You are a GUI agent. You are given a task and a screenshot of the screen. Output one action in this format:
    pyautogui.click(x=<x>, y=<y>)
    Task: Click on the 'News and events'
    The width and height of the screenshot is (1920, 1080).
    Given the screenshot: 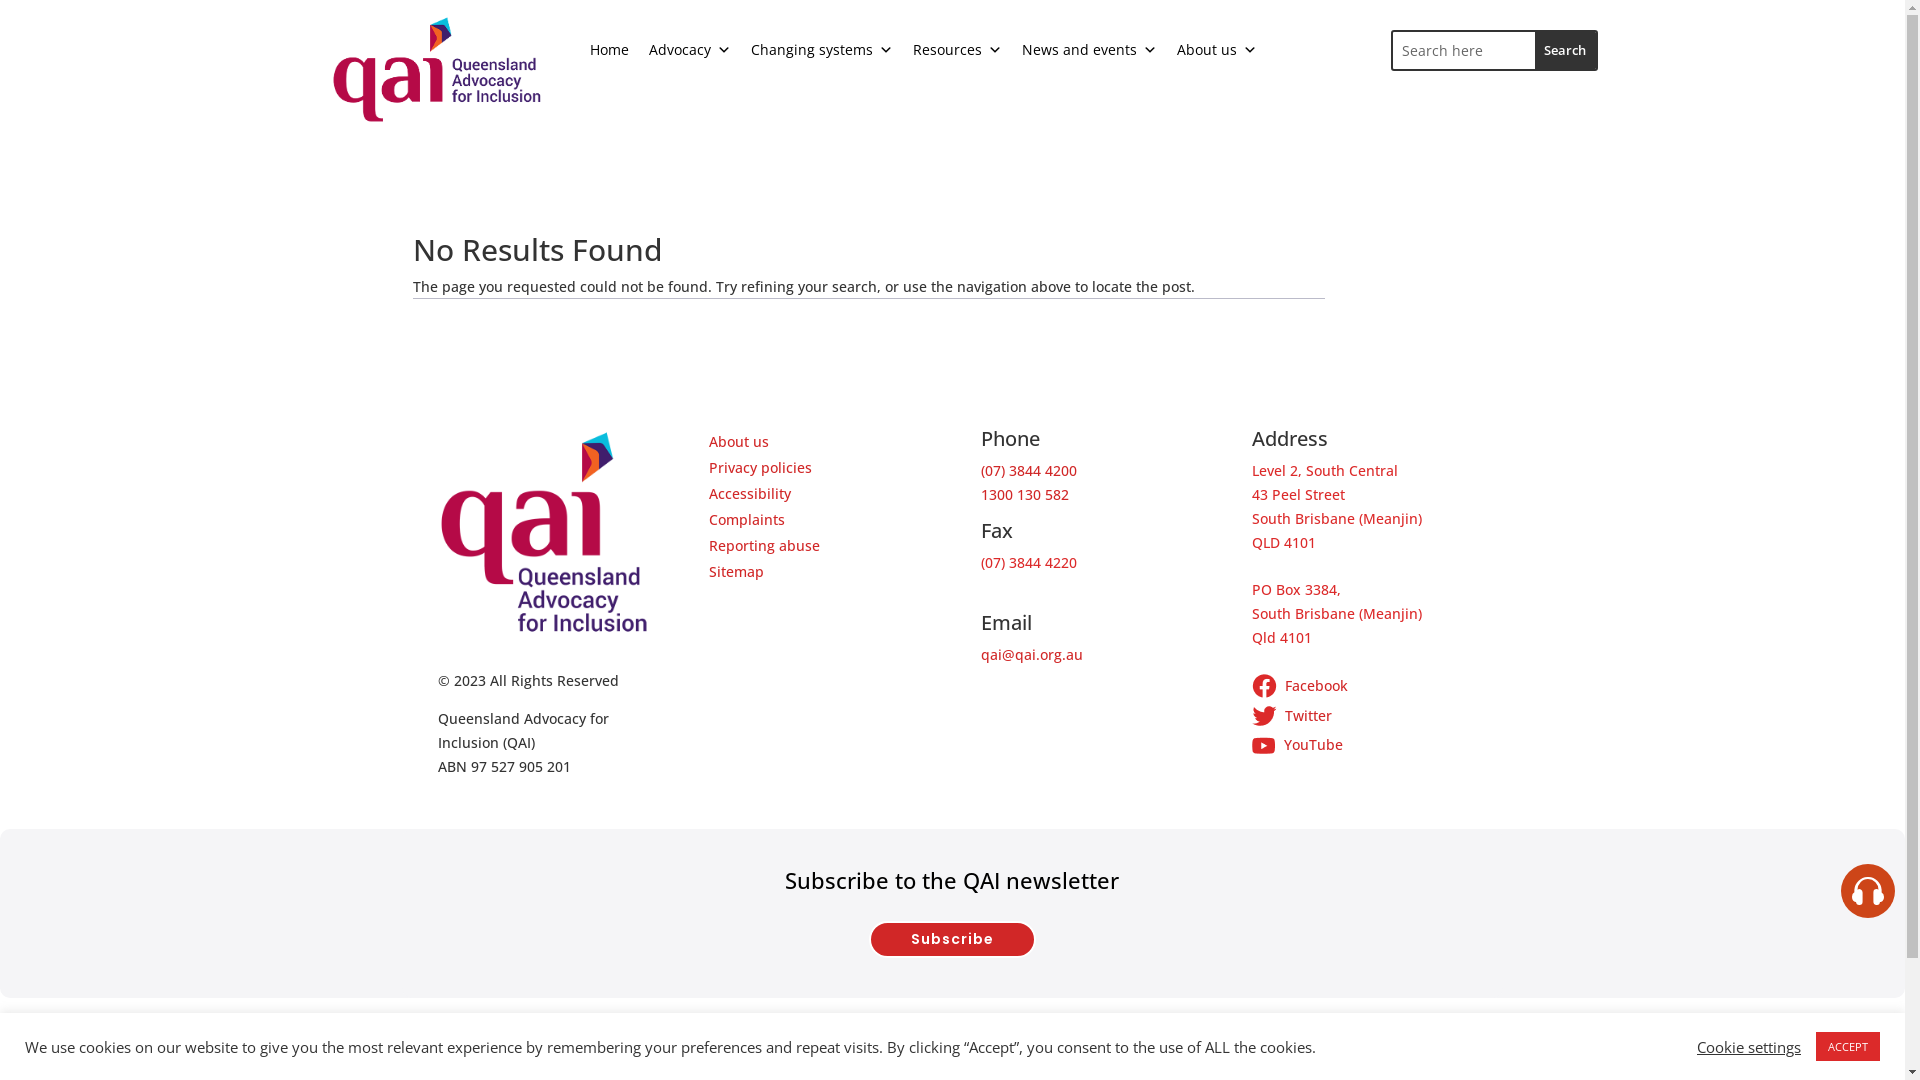 What is the action you would take?
    pyautogui.click(x=1088, y=49)
    